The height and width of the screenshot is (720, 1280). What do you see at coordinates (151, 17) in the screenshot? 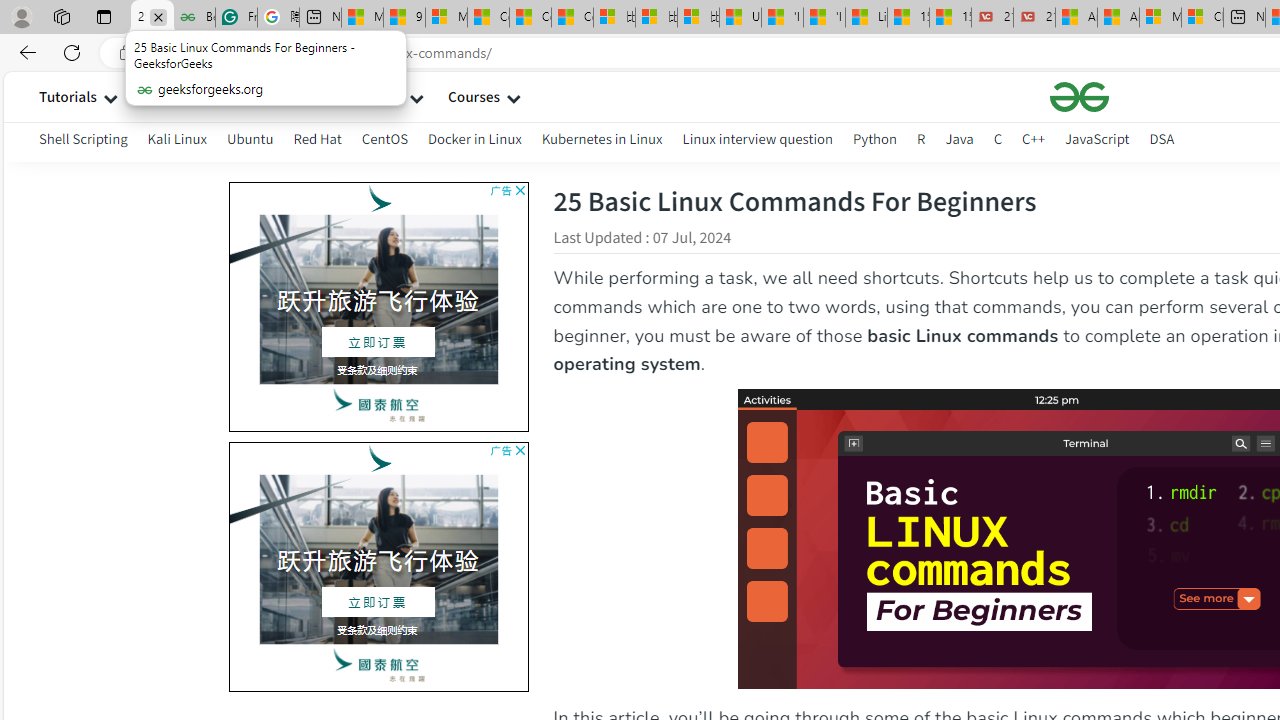
I see `'25 Basic Linux Commands For Beginners - GeeksforGeeks'` at bounding box center [151, 17].